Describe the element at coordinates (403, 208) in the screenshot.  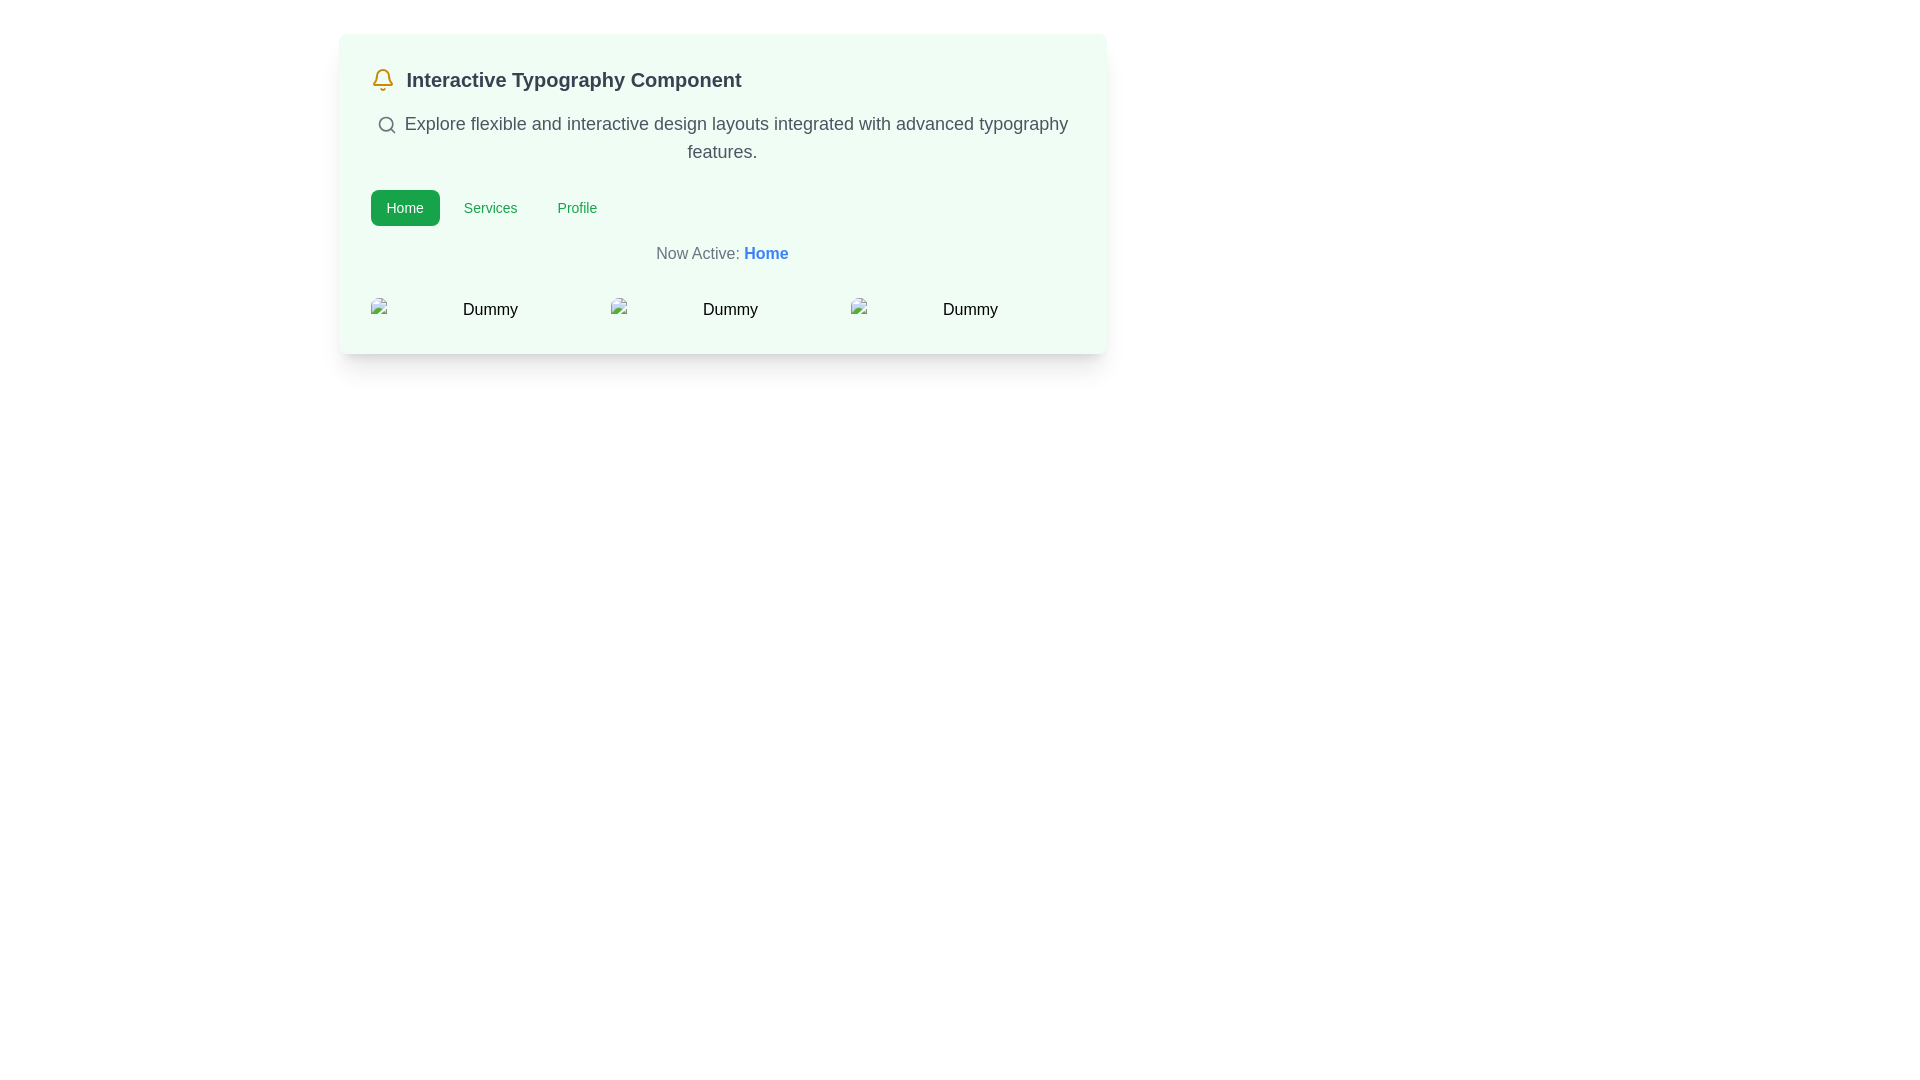
I see `the first navigation button located at the top-center section of the interface` at that location.